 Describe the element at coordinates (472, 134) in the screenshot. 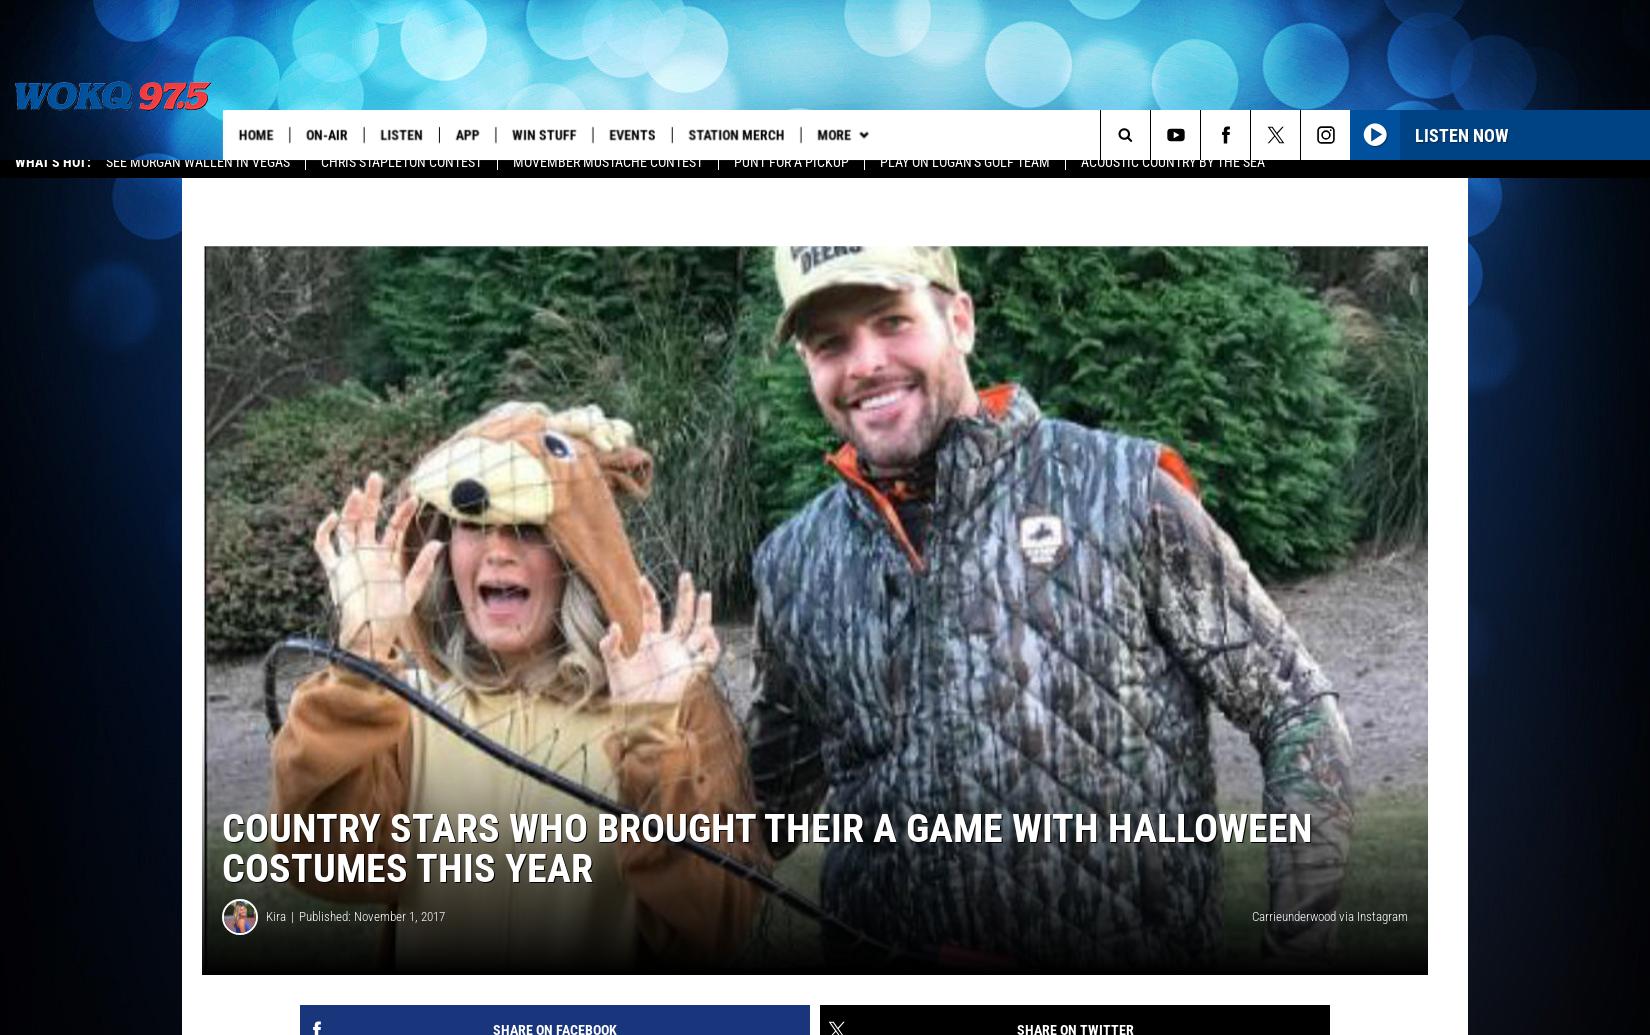

I see `'App'` at that location.